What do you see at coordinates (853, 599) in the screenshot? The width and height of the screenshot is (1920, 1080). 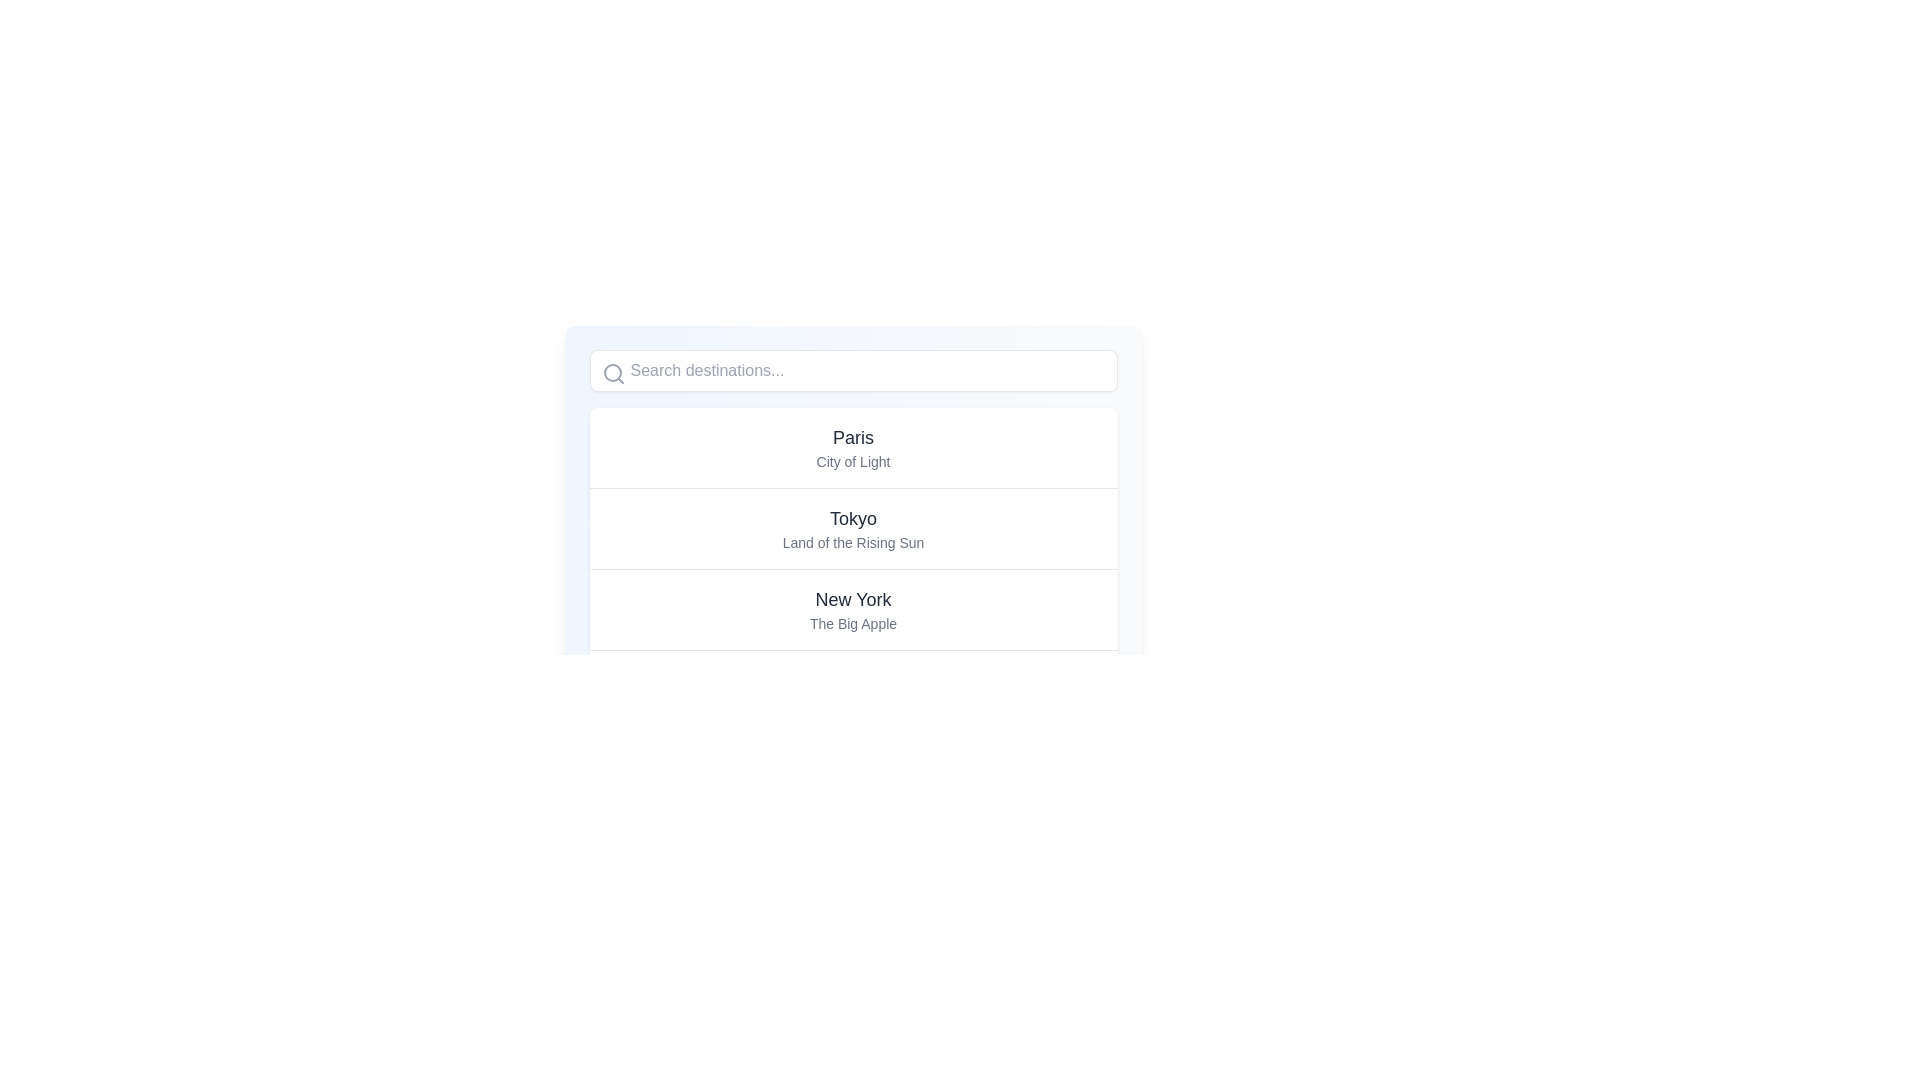 I see `the text element displaying 'New York' in a large, bold font, which is positioned above the smaller text 'The Big Apple'` at bounding box center [853, 599].